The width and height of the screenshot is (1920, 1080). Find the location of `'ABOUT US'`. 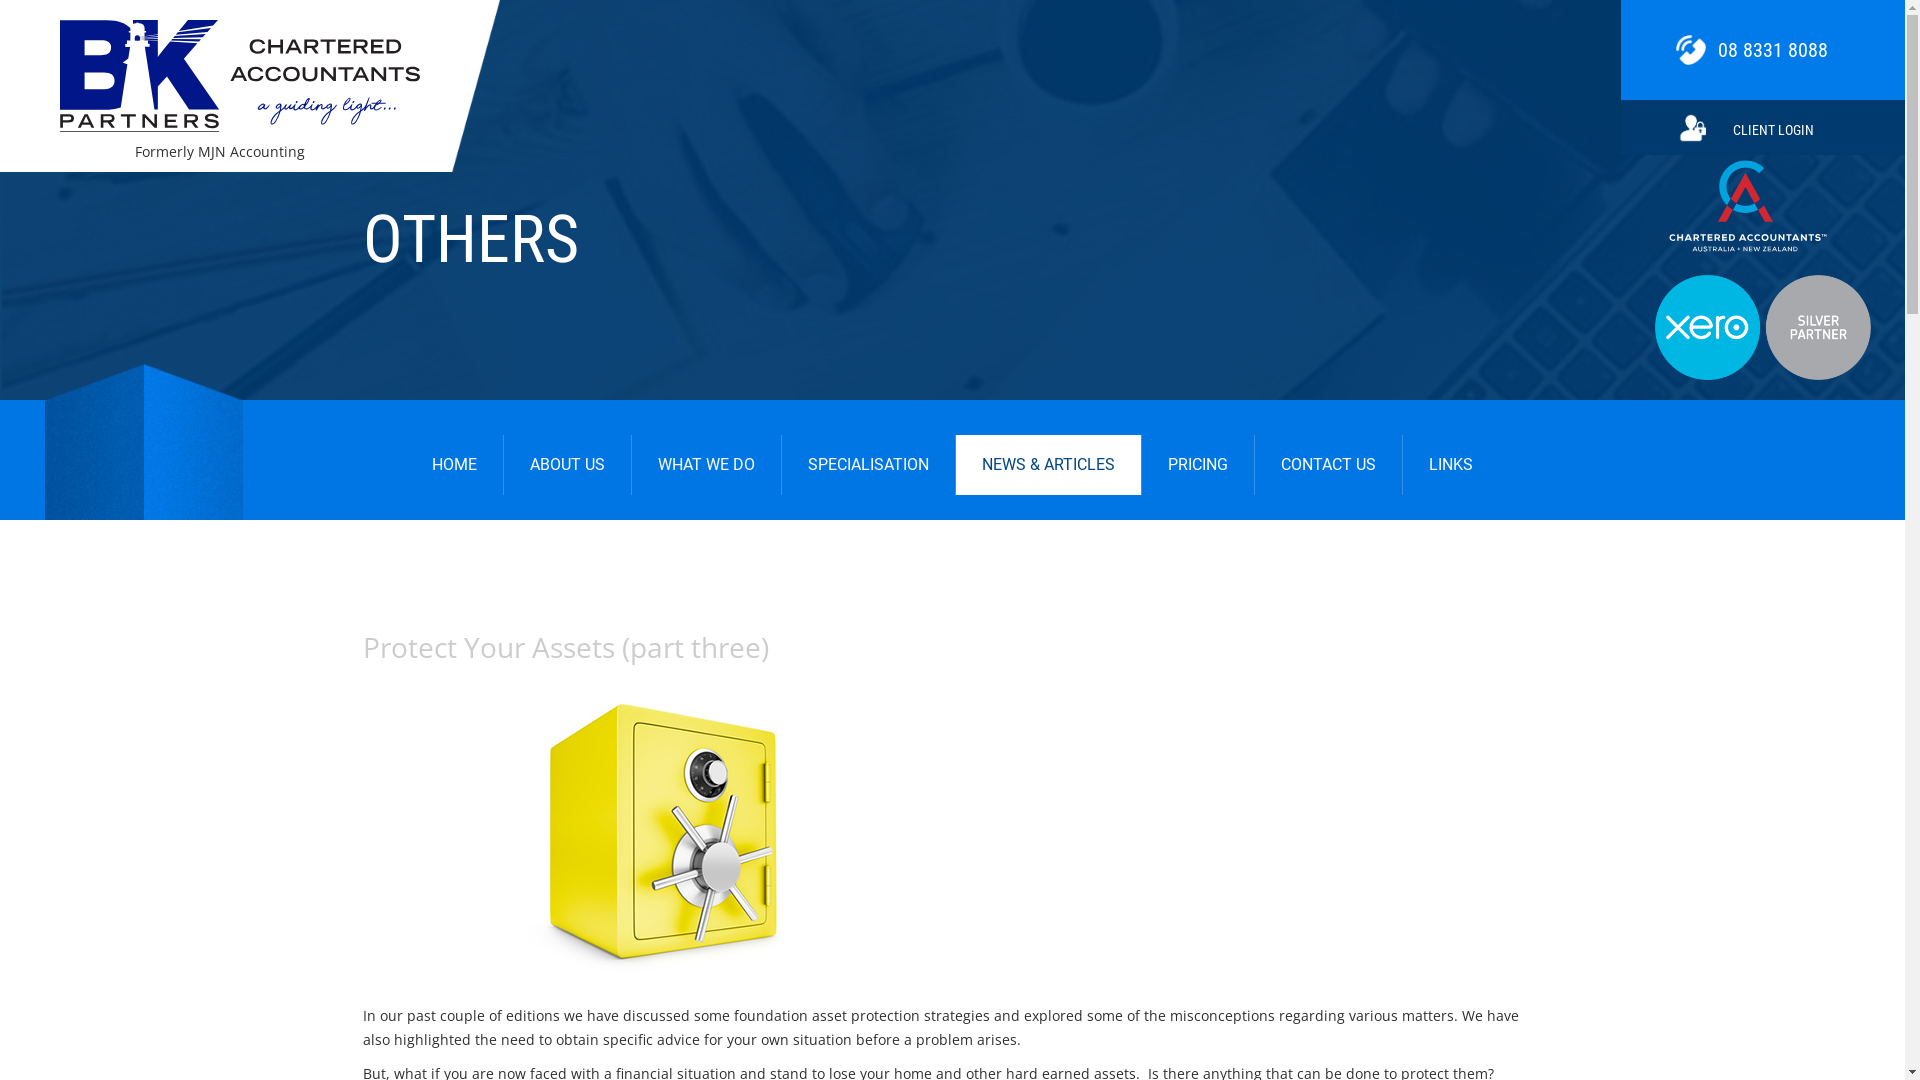

'ABOUT US' is located at coordinates (504, 465).